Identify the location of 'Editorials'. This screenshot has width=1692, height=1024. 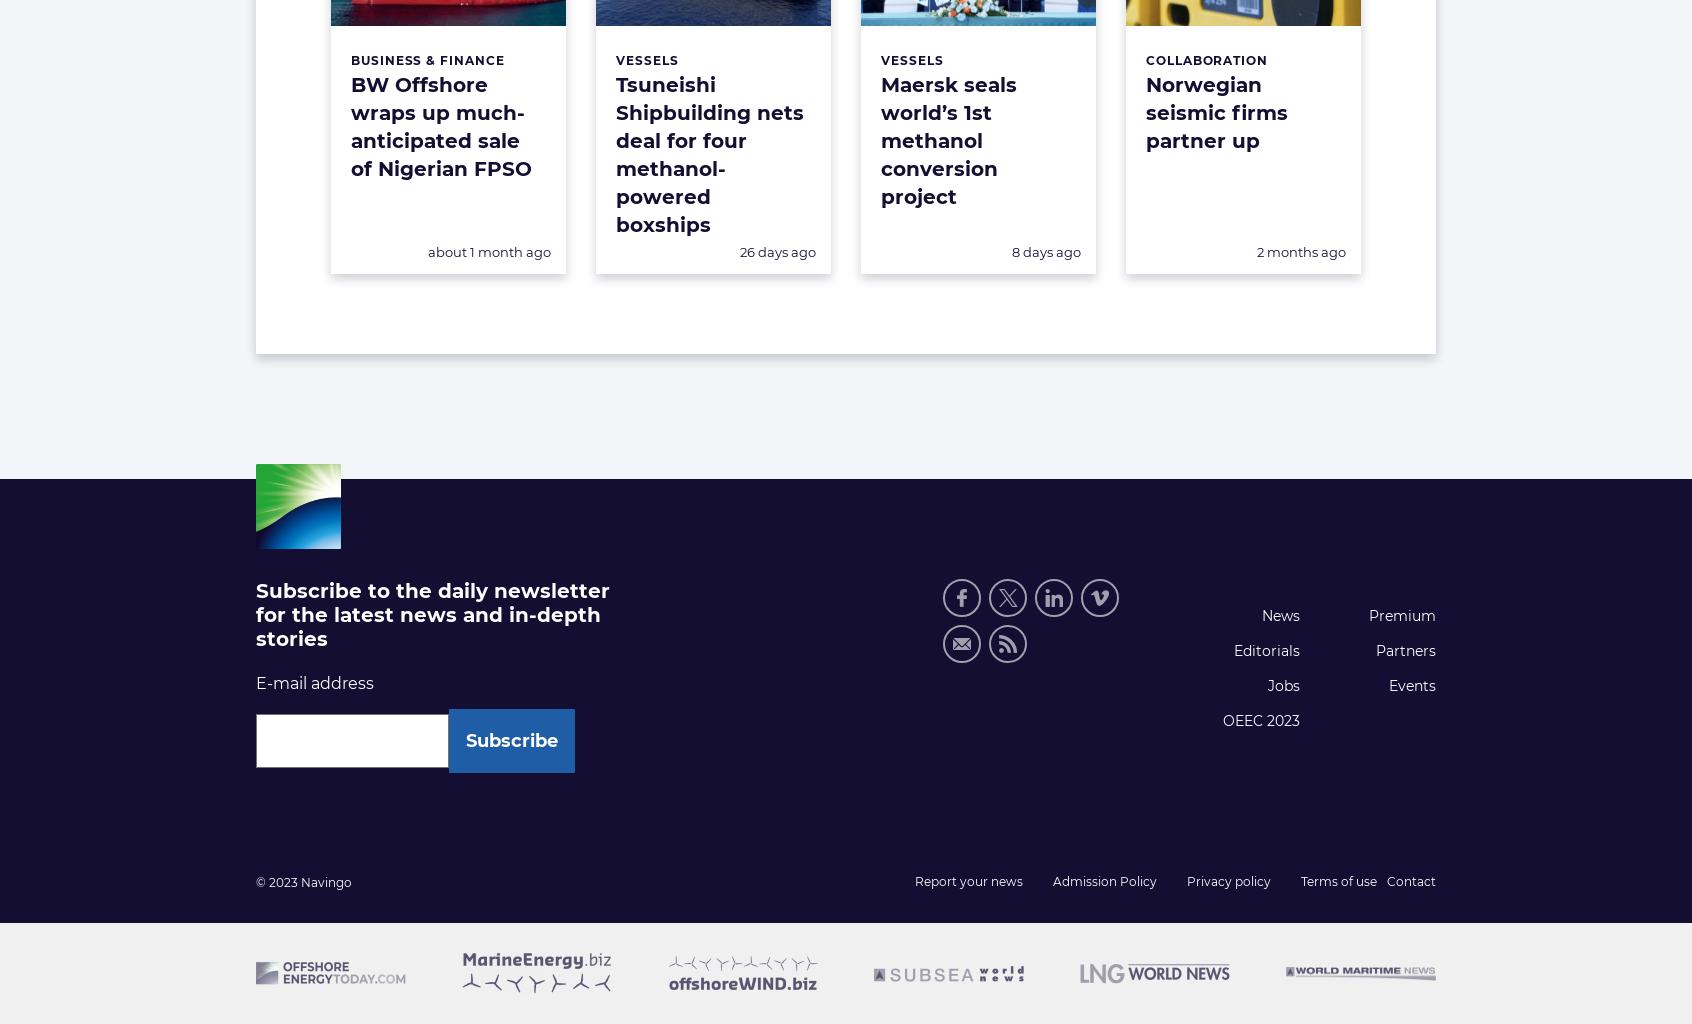
(1265, 649).